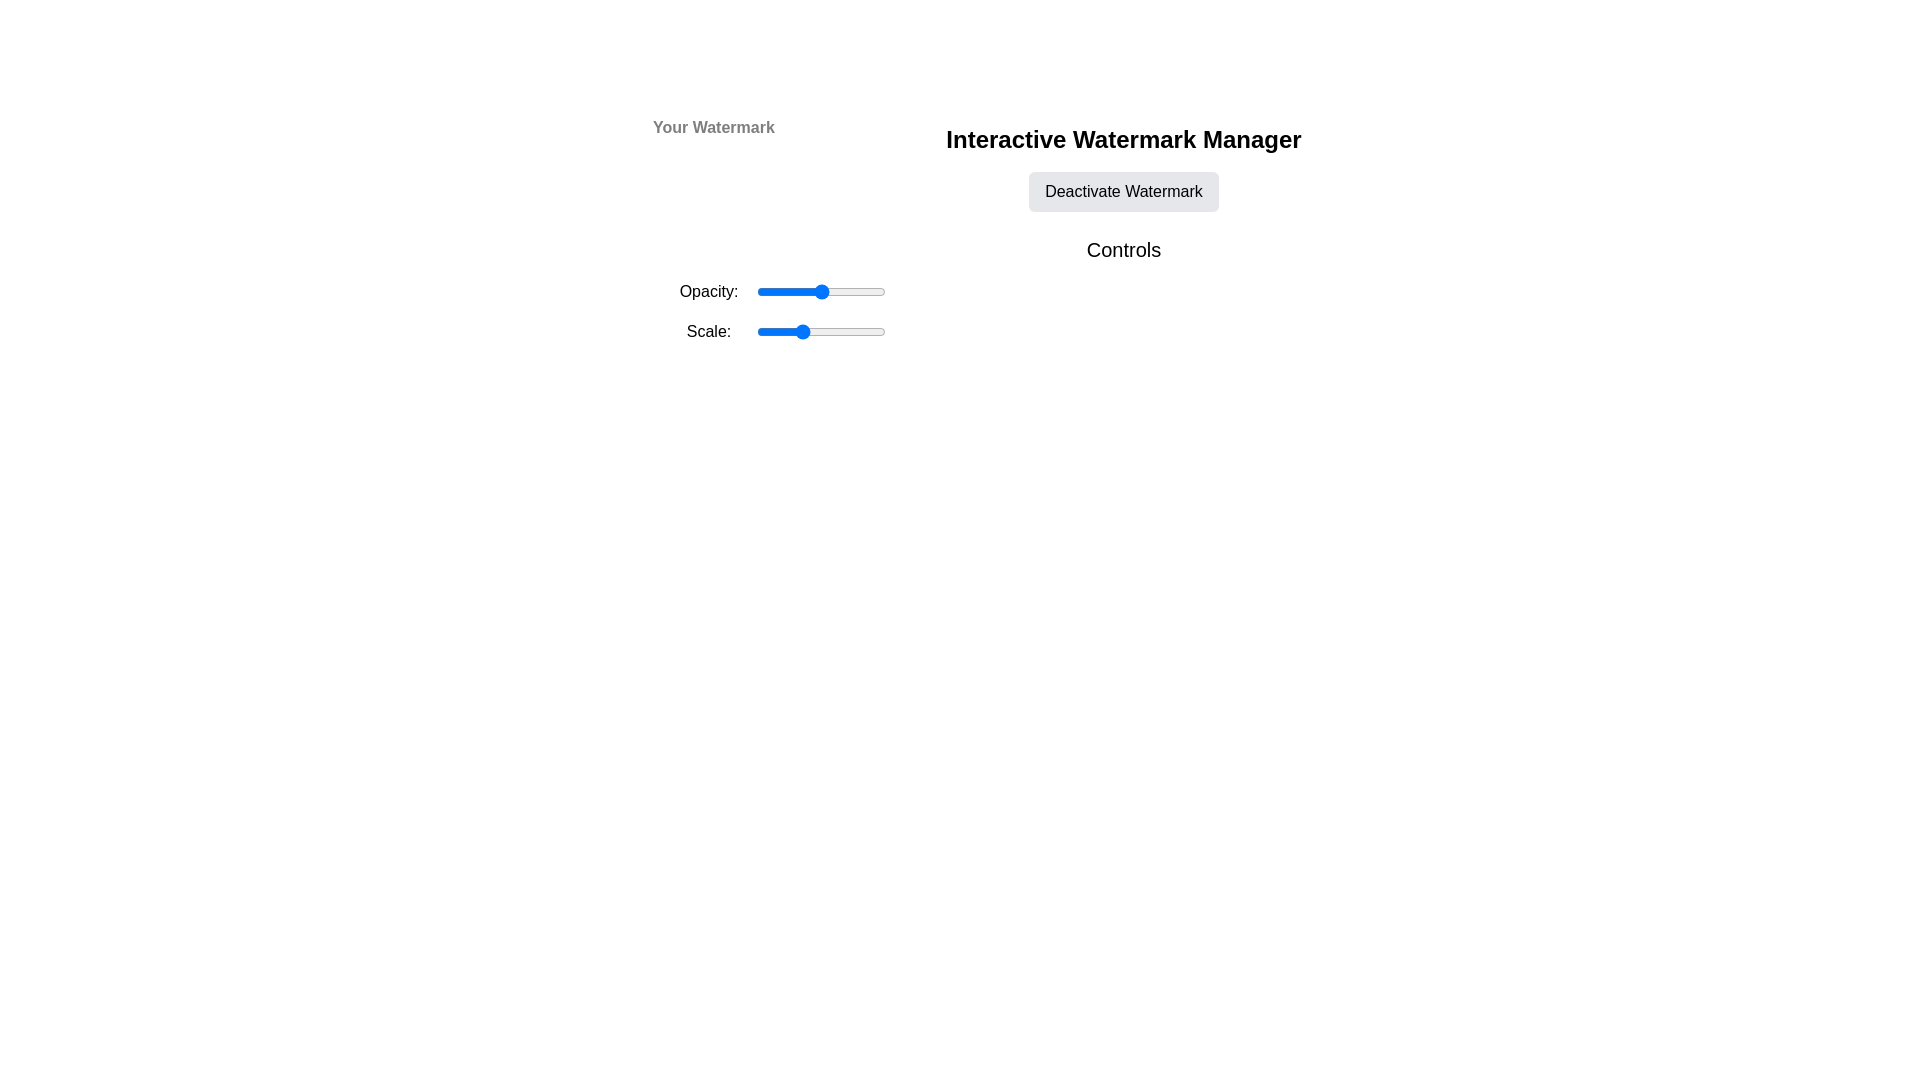 The width and height of the screenshot is (1920, 1080). Describe the element at coordinates (756, 292) in the screenshot. I see `opacity` at that location.